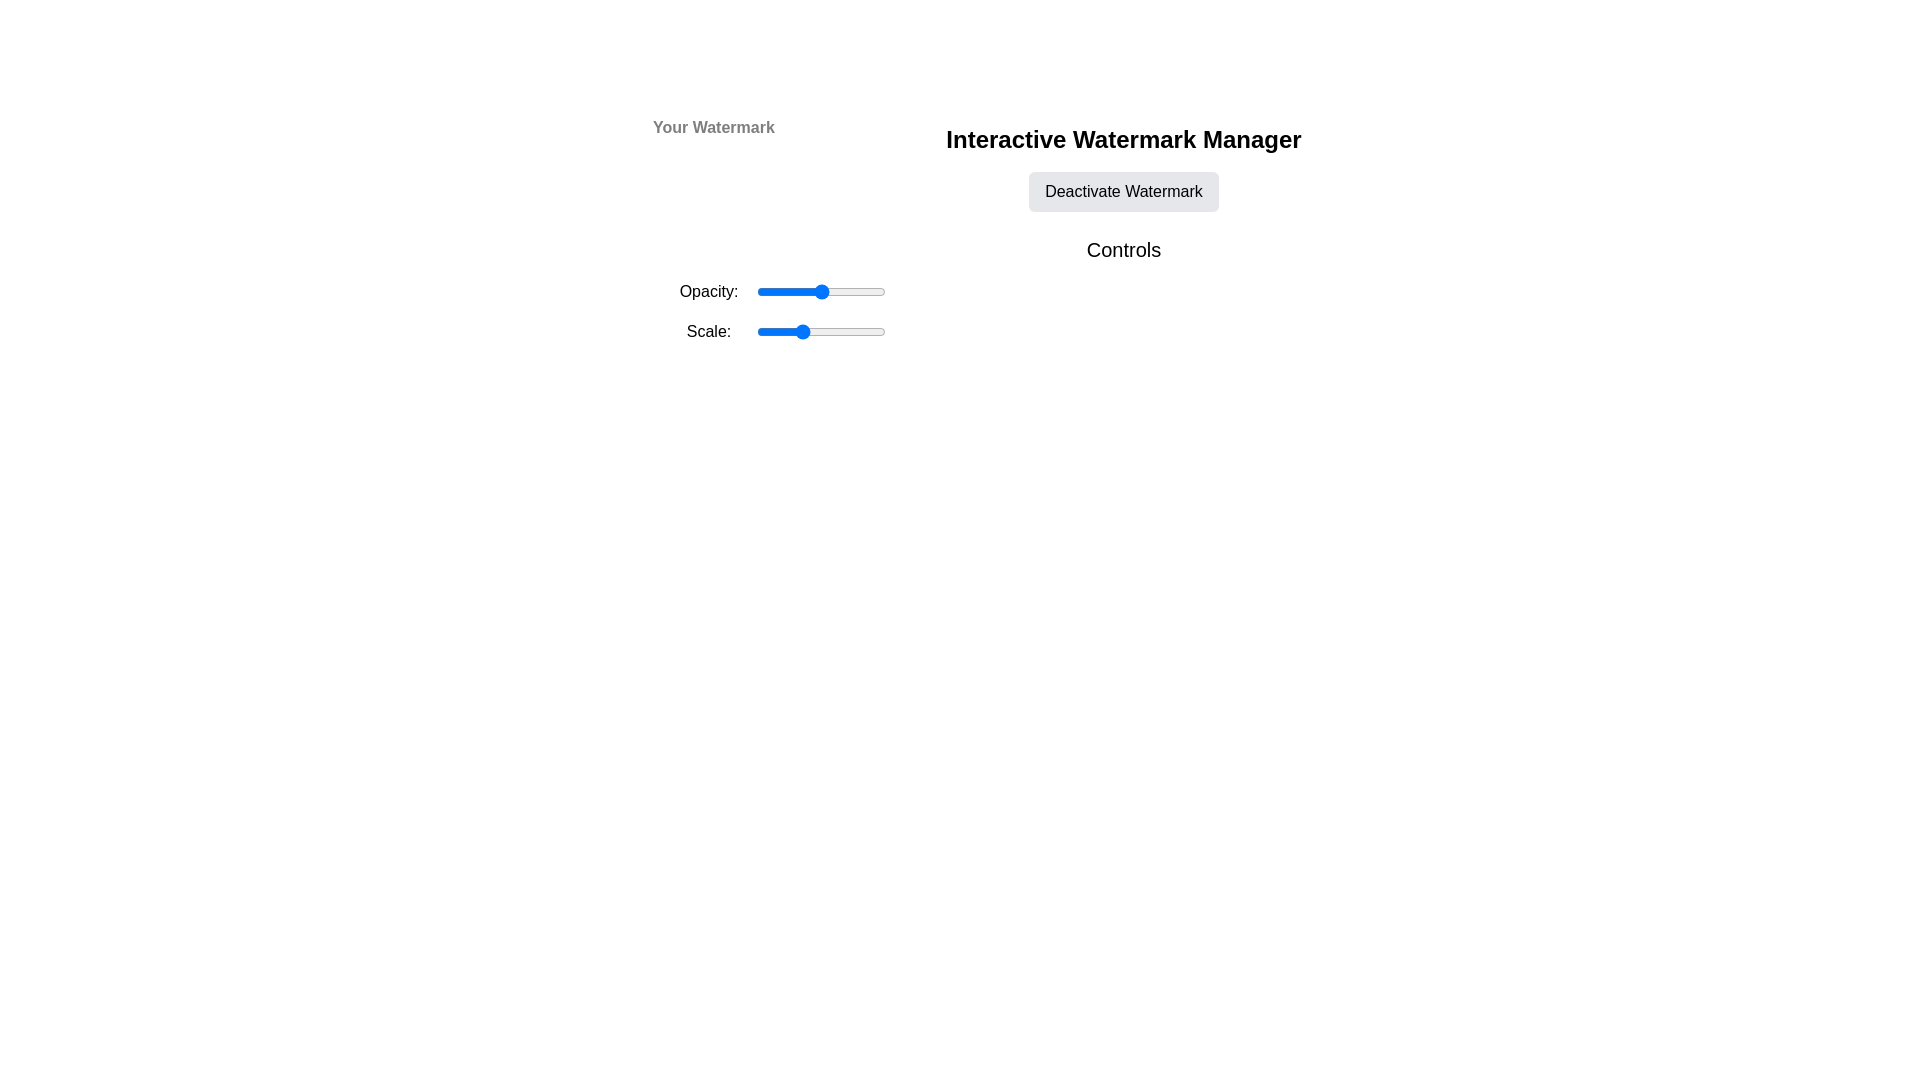 The width and height of the screenshot is (1920, 1080). Describe the element at coordinates (756, 292) in the screenshot. I see `opacity` at that location.